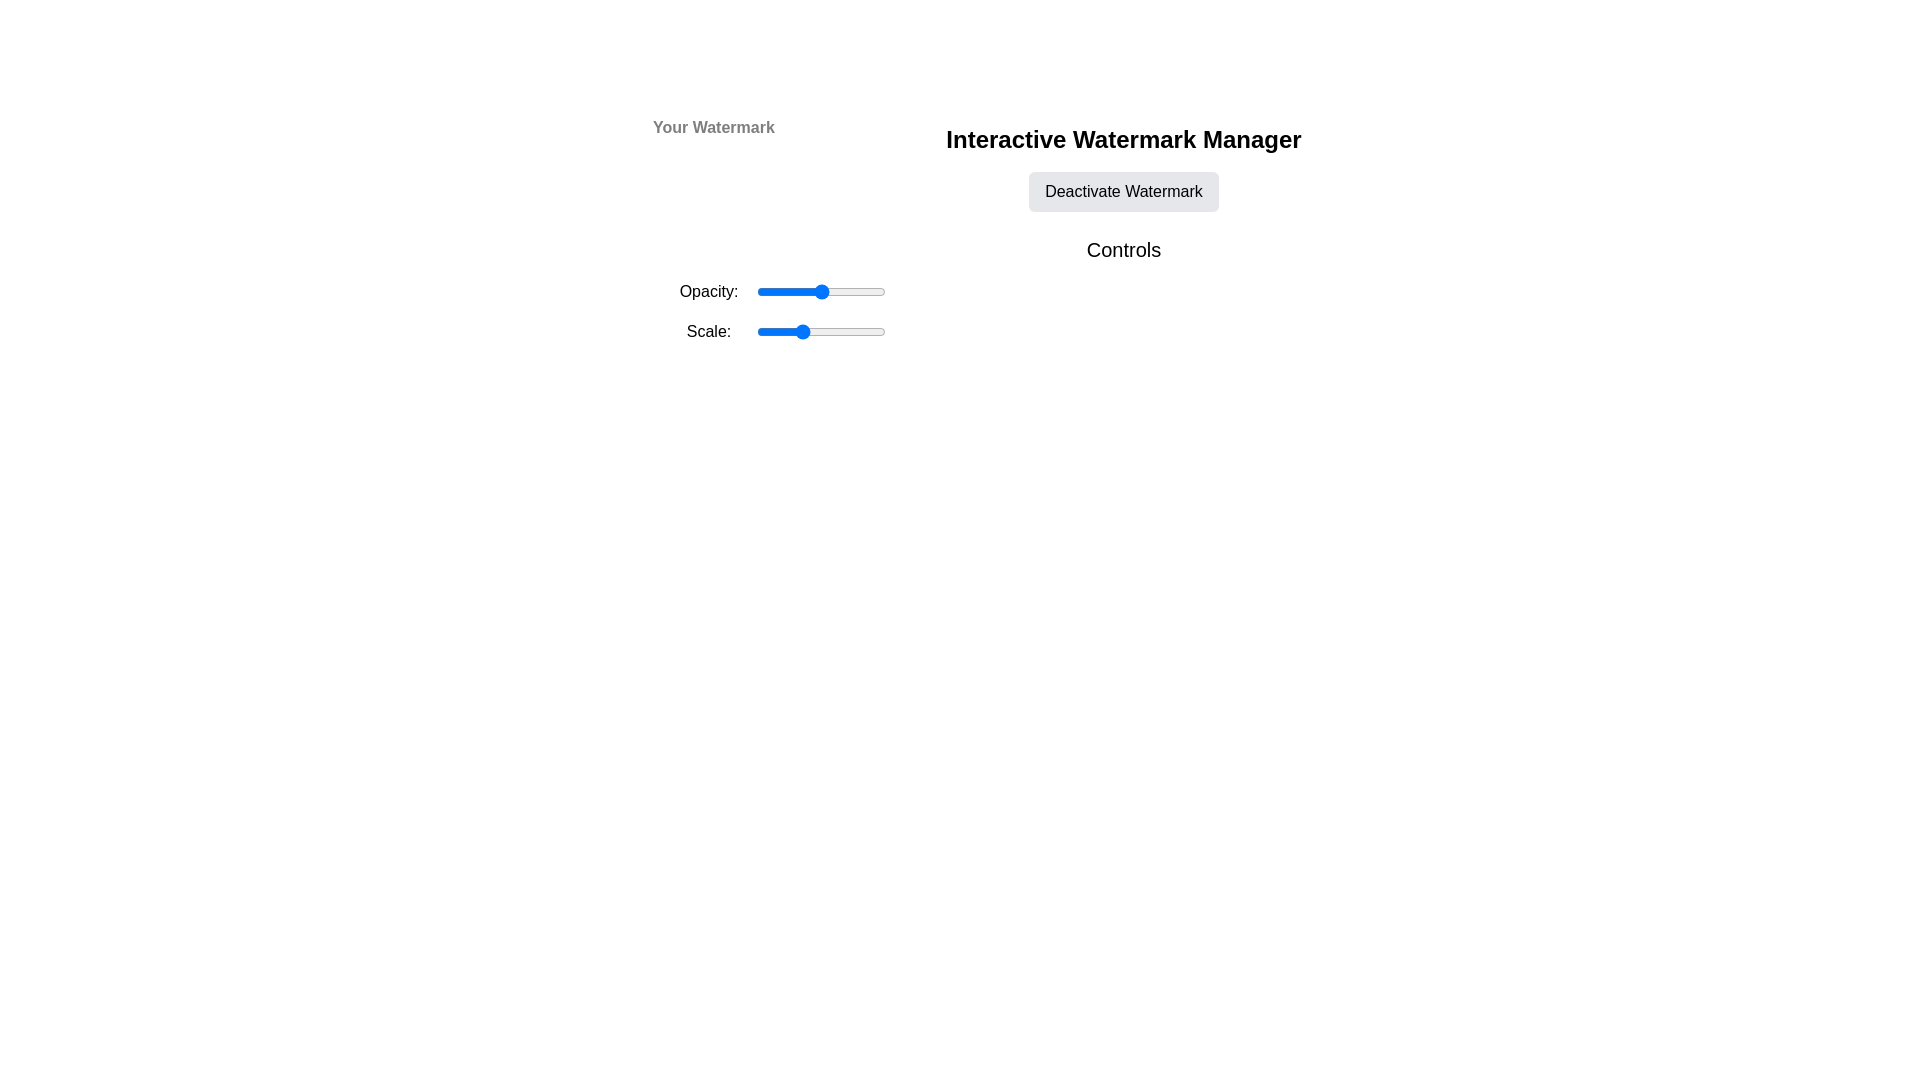 The width and height of the screenshot is (1920, 1080). Describe the element at coordinates (756, 292) in the screenshot. I see `opacity` at that location.